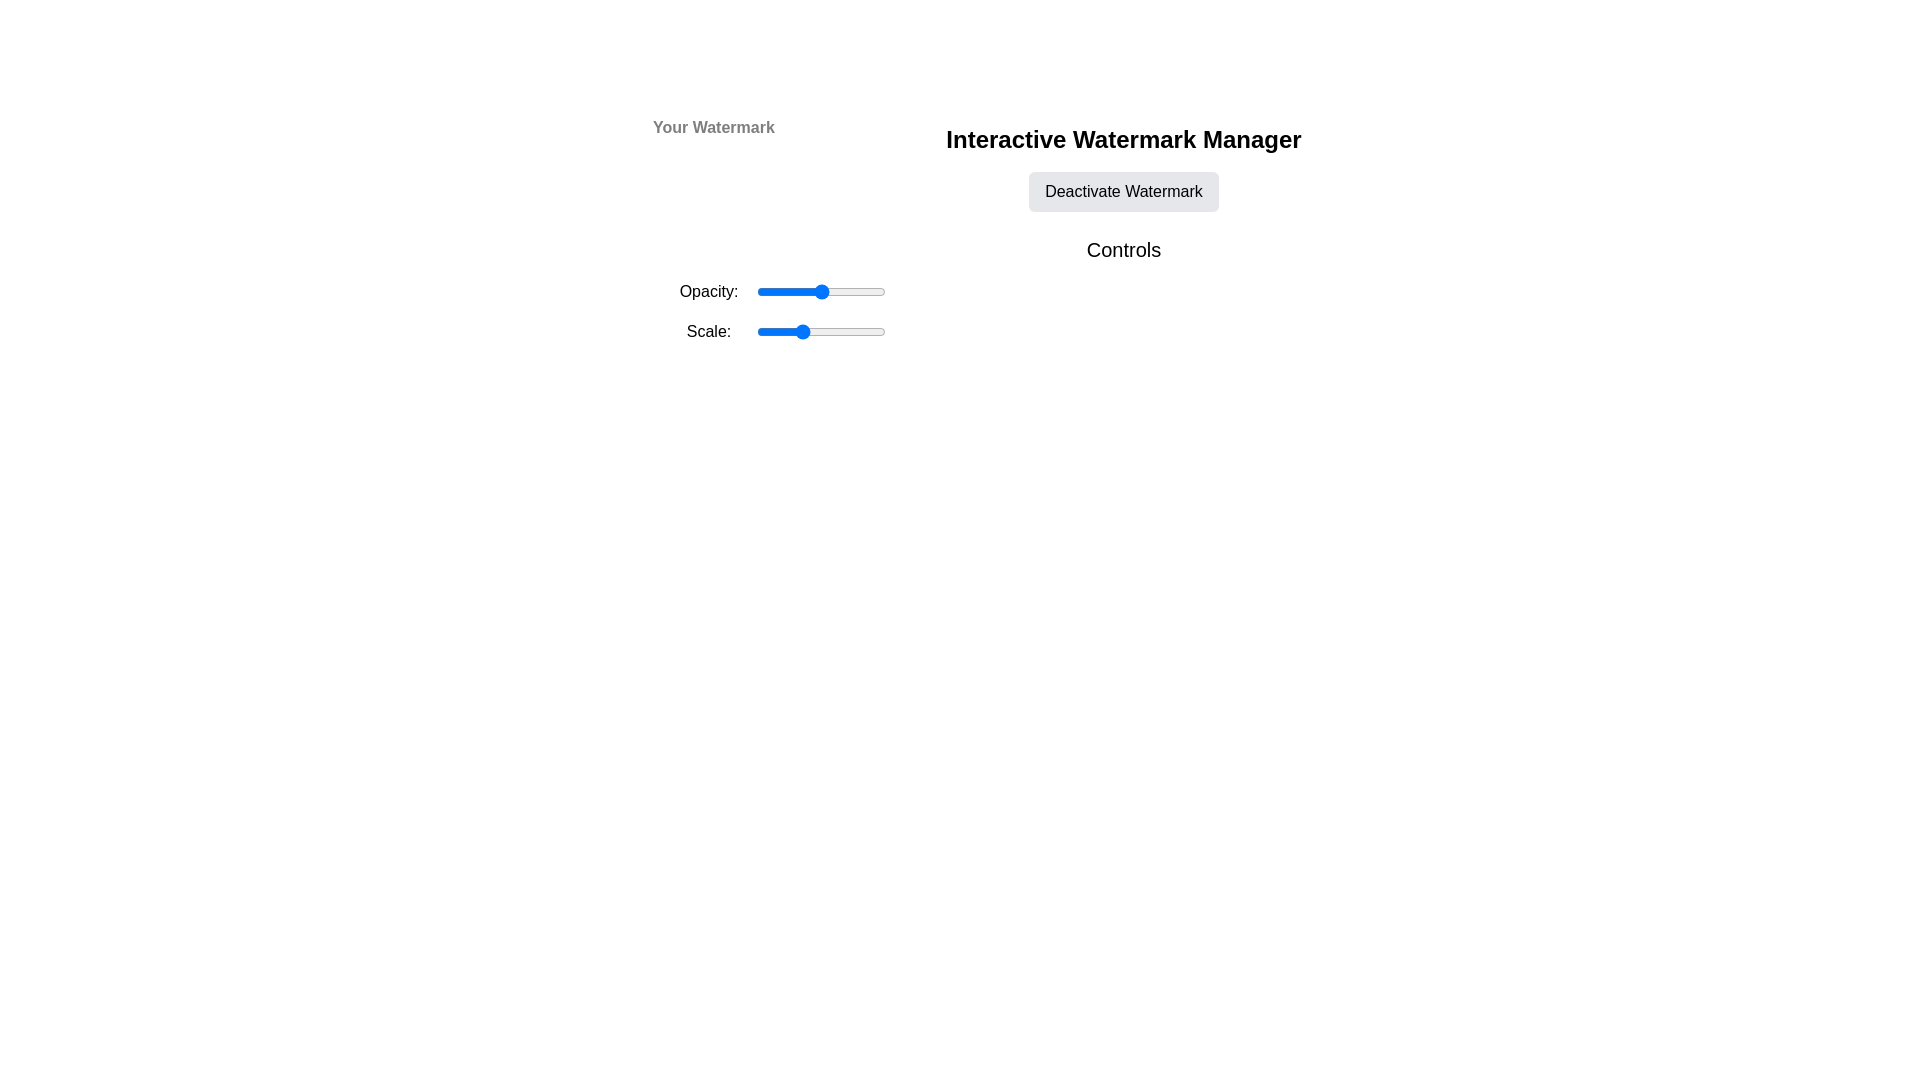 The width and height of the screenshot is (1920, 1080). Describe the element at coordinates (756, 292) in the screenshot. I see `opacity` at that location.